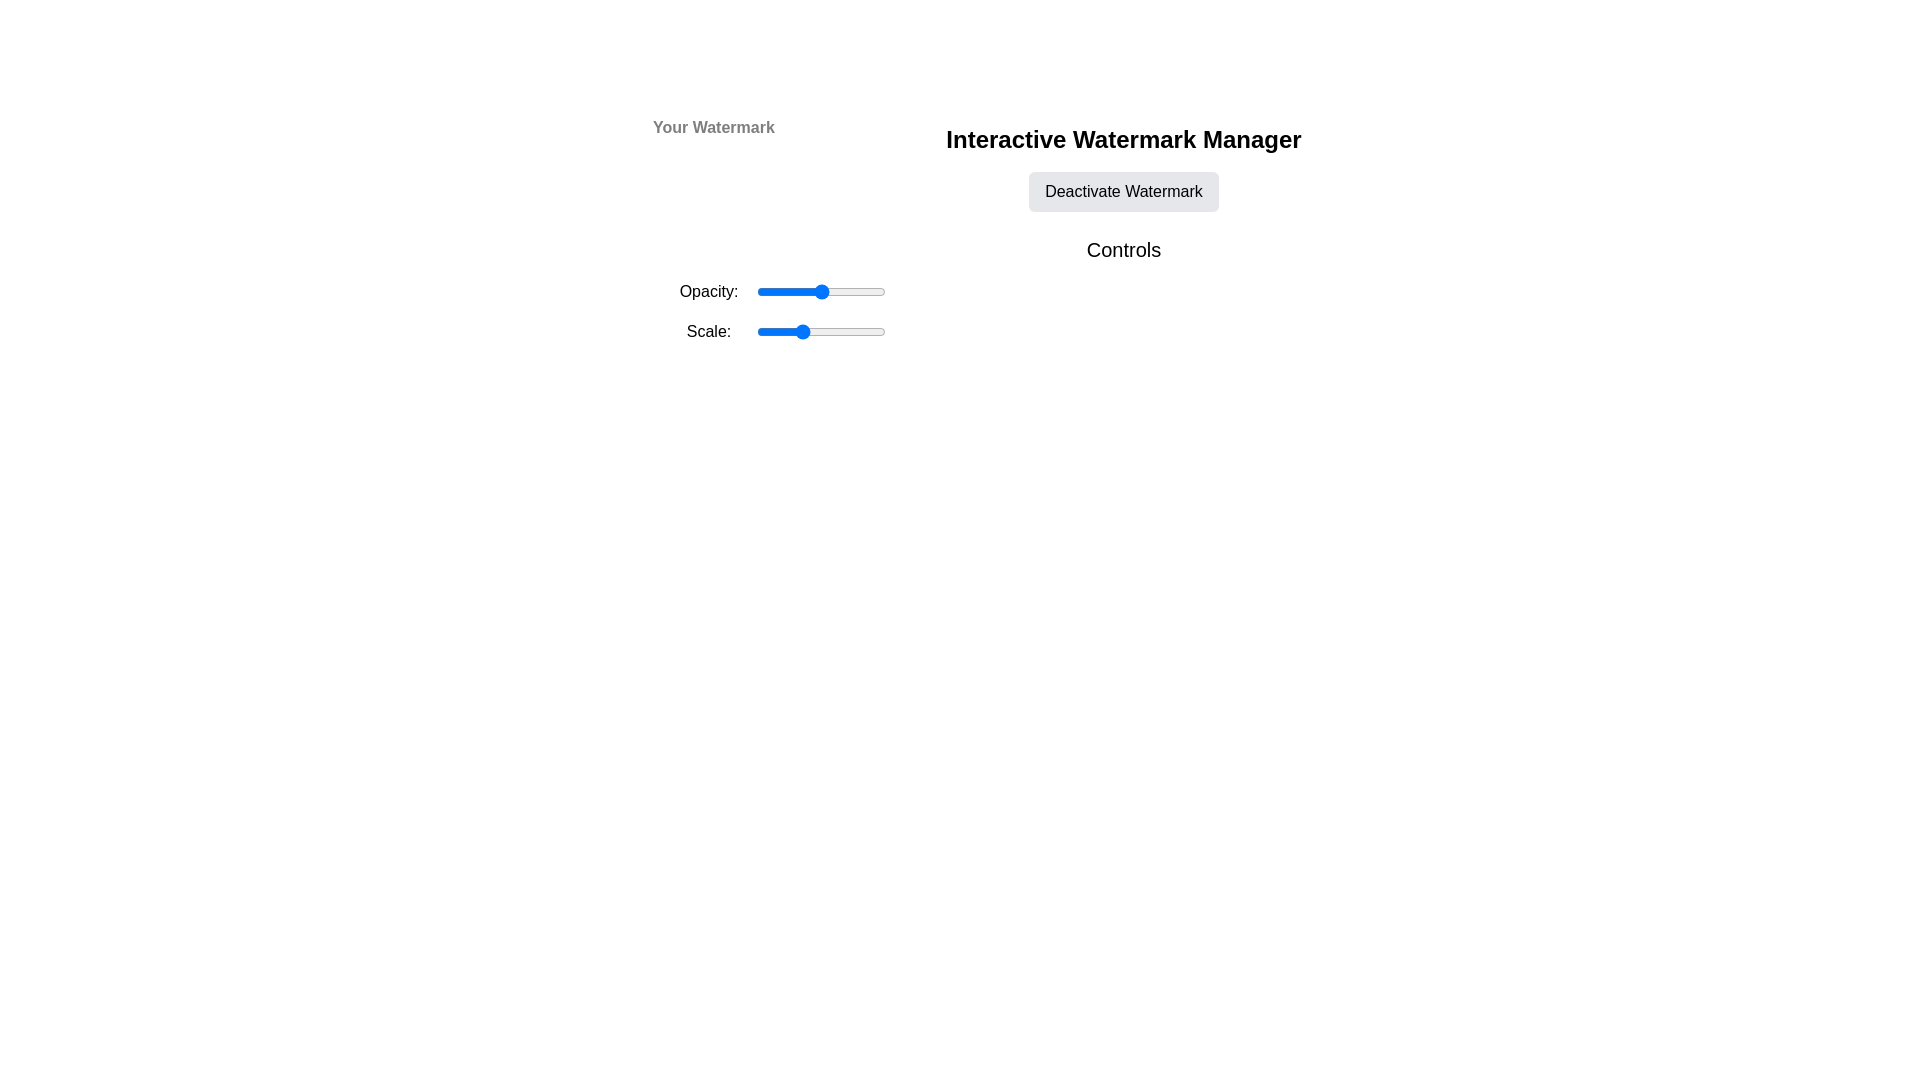 The width and height of the screenshot is (1920, 1080). Describe the element at coordinates (756, 292) in the screenshot. I see `opacity` at that location.